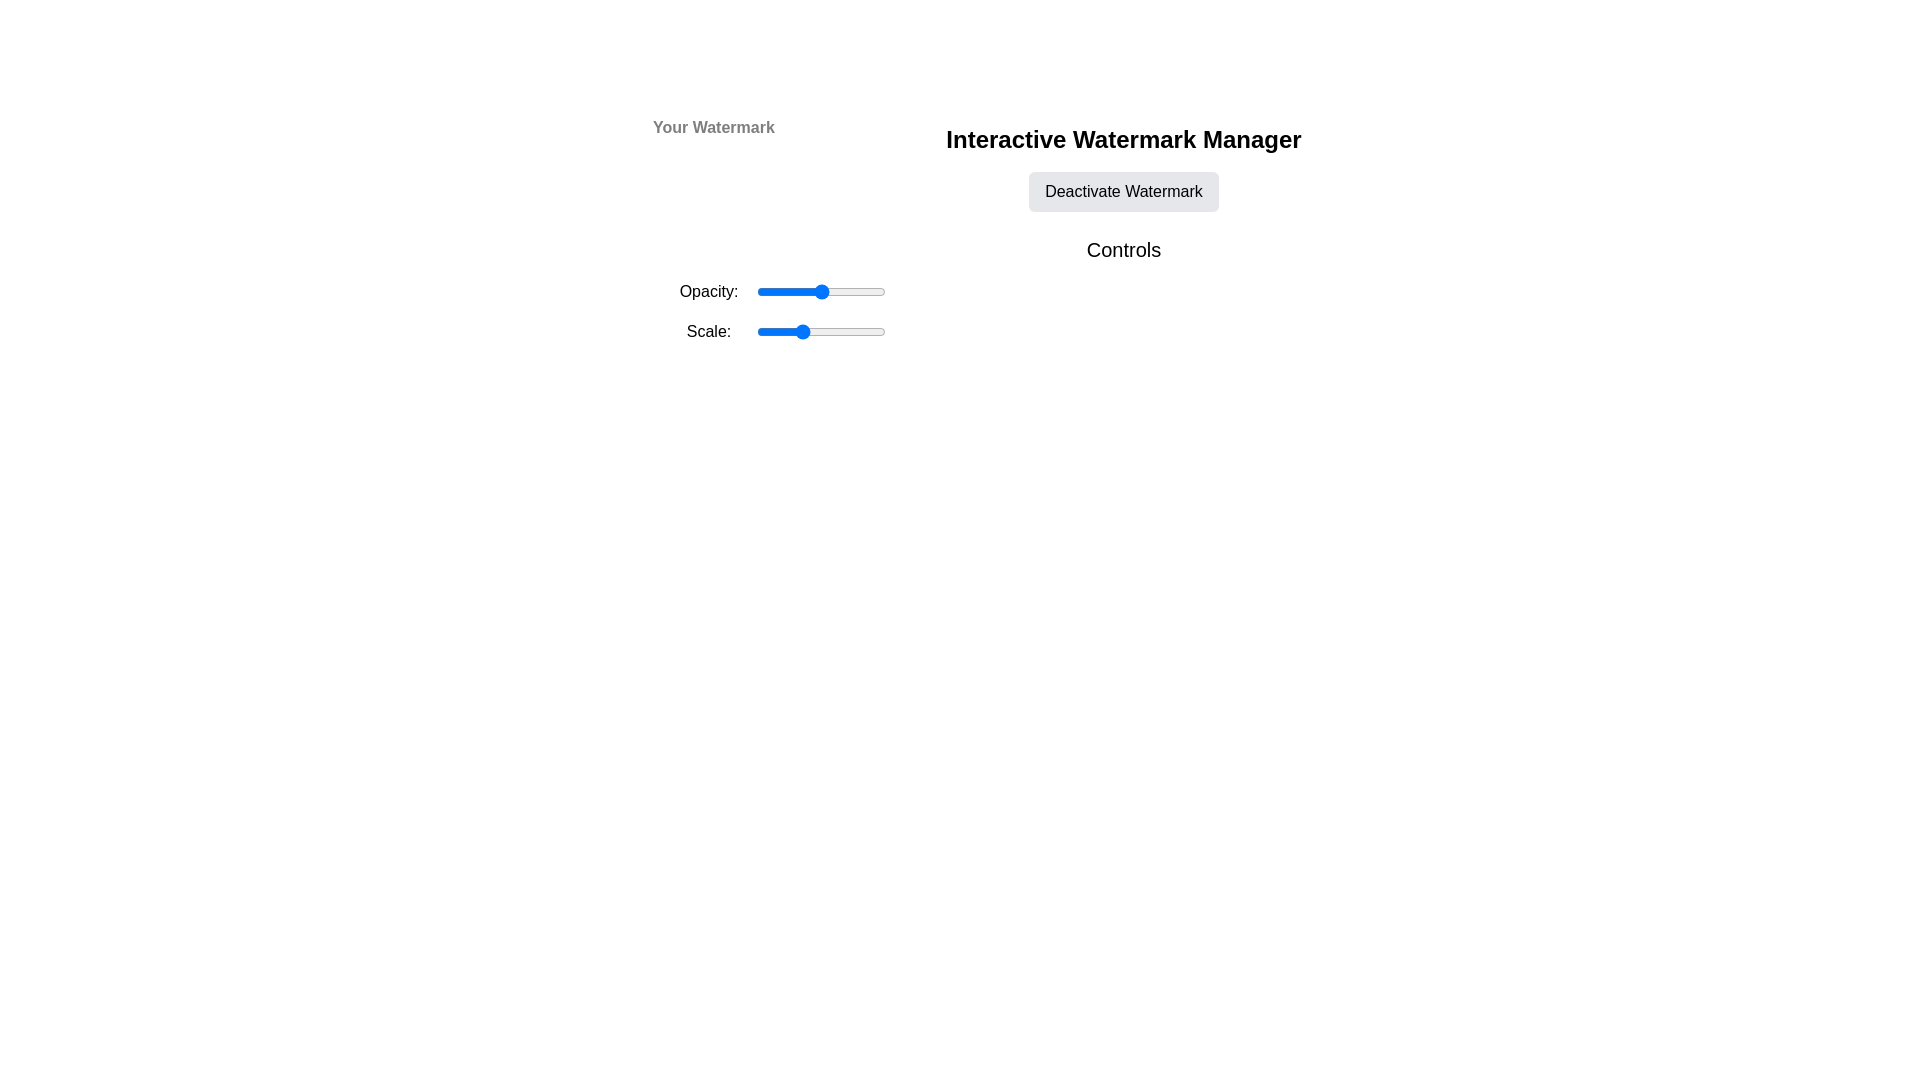 The width and height of the screenshot is (1920, 1080). Describe the element at coordinates (756, 292) in the screenshot. I see `opacity` at that location.